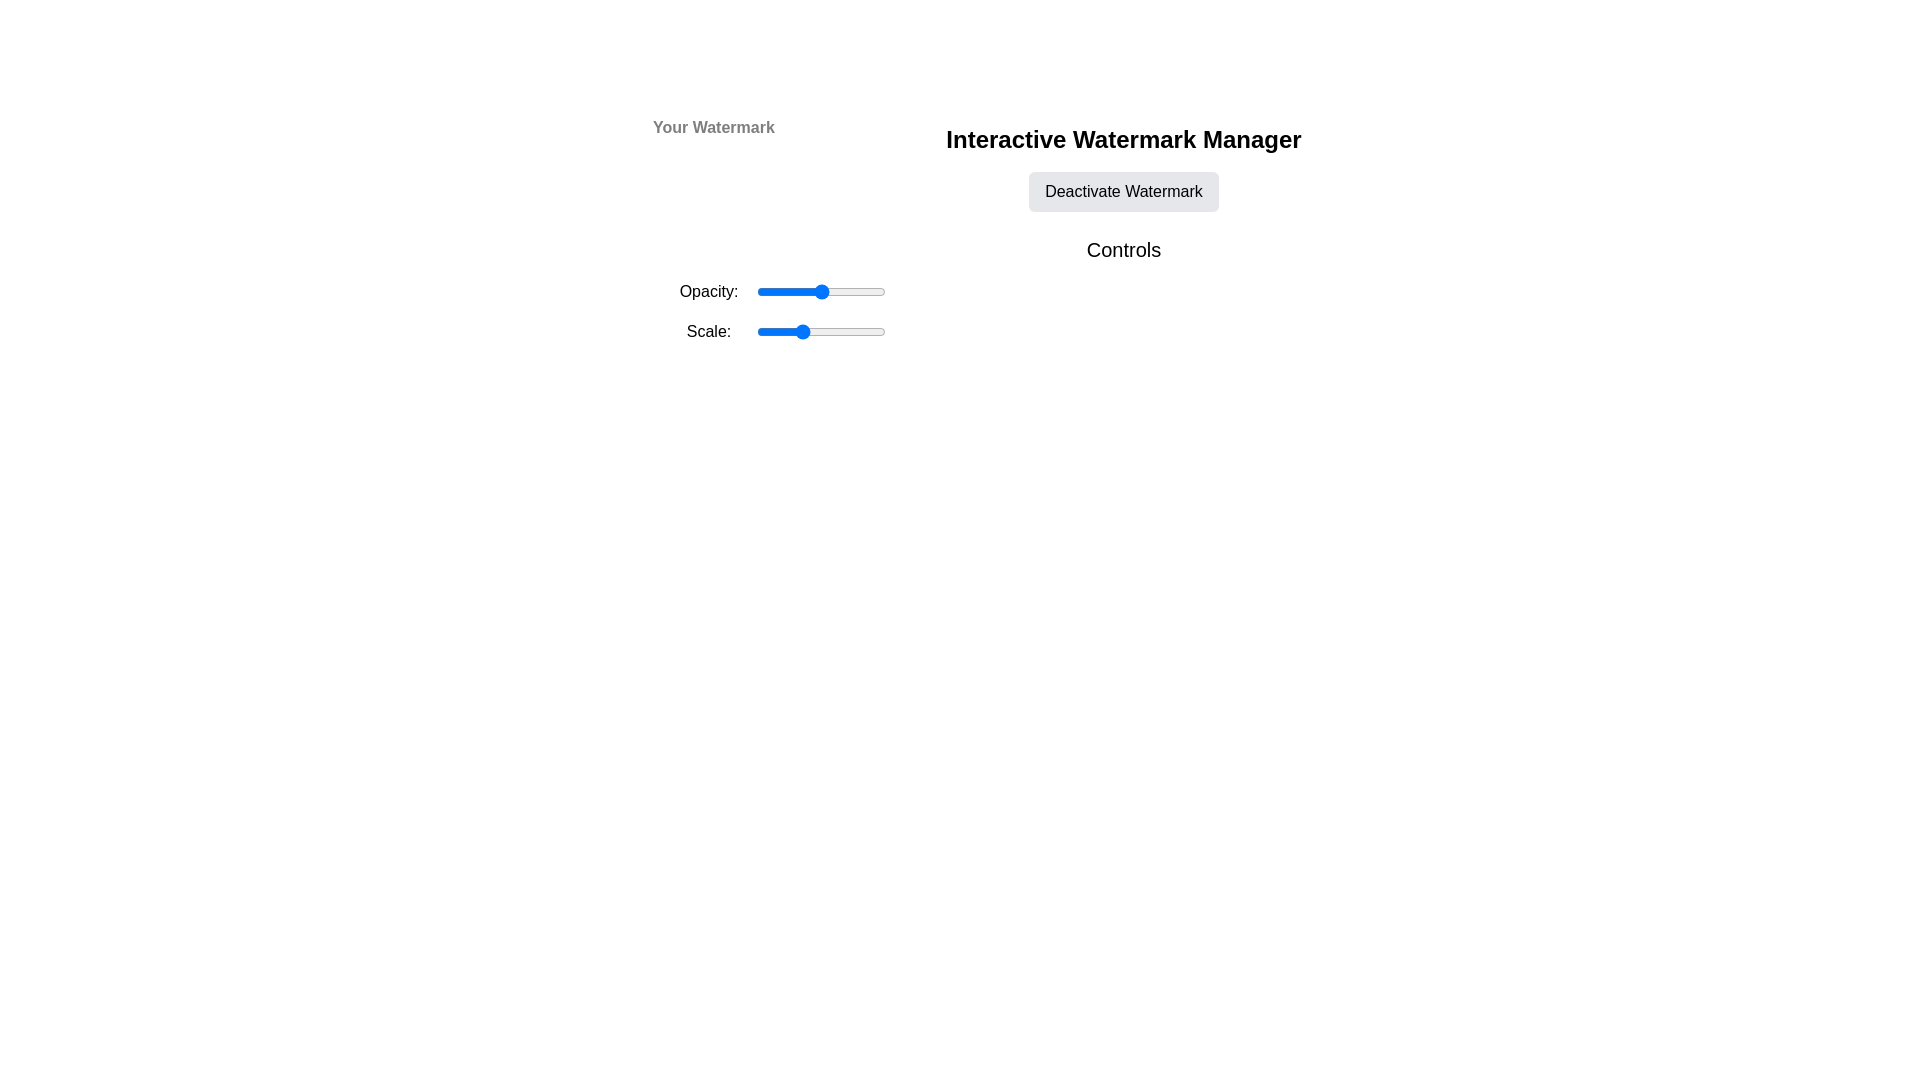 The width and height of the screenshot is (1920, 1080). Describe the element at coordinates (756, 292) in the screenshot. I see `opacity` at that location.